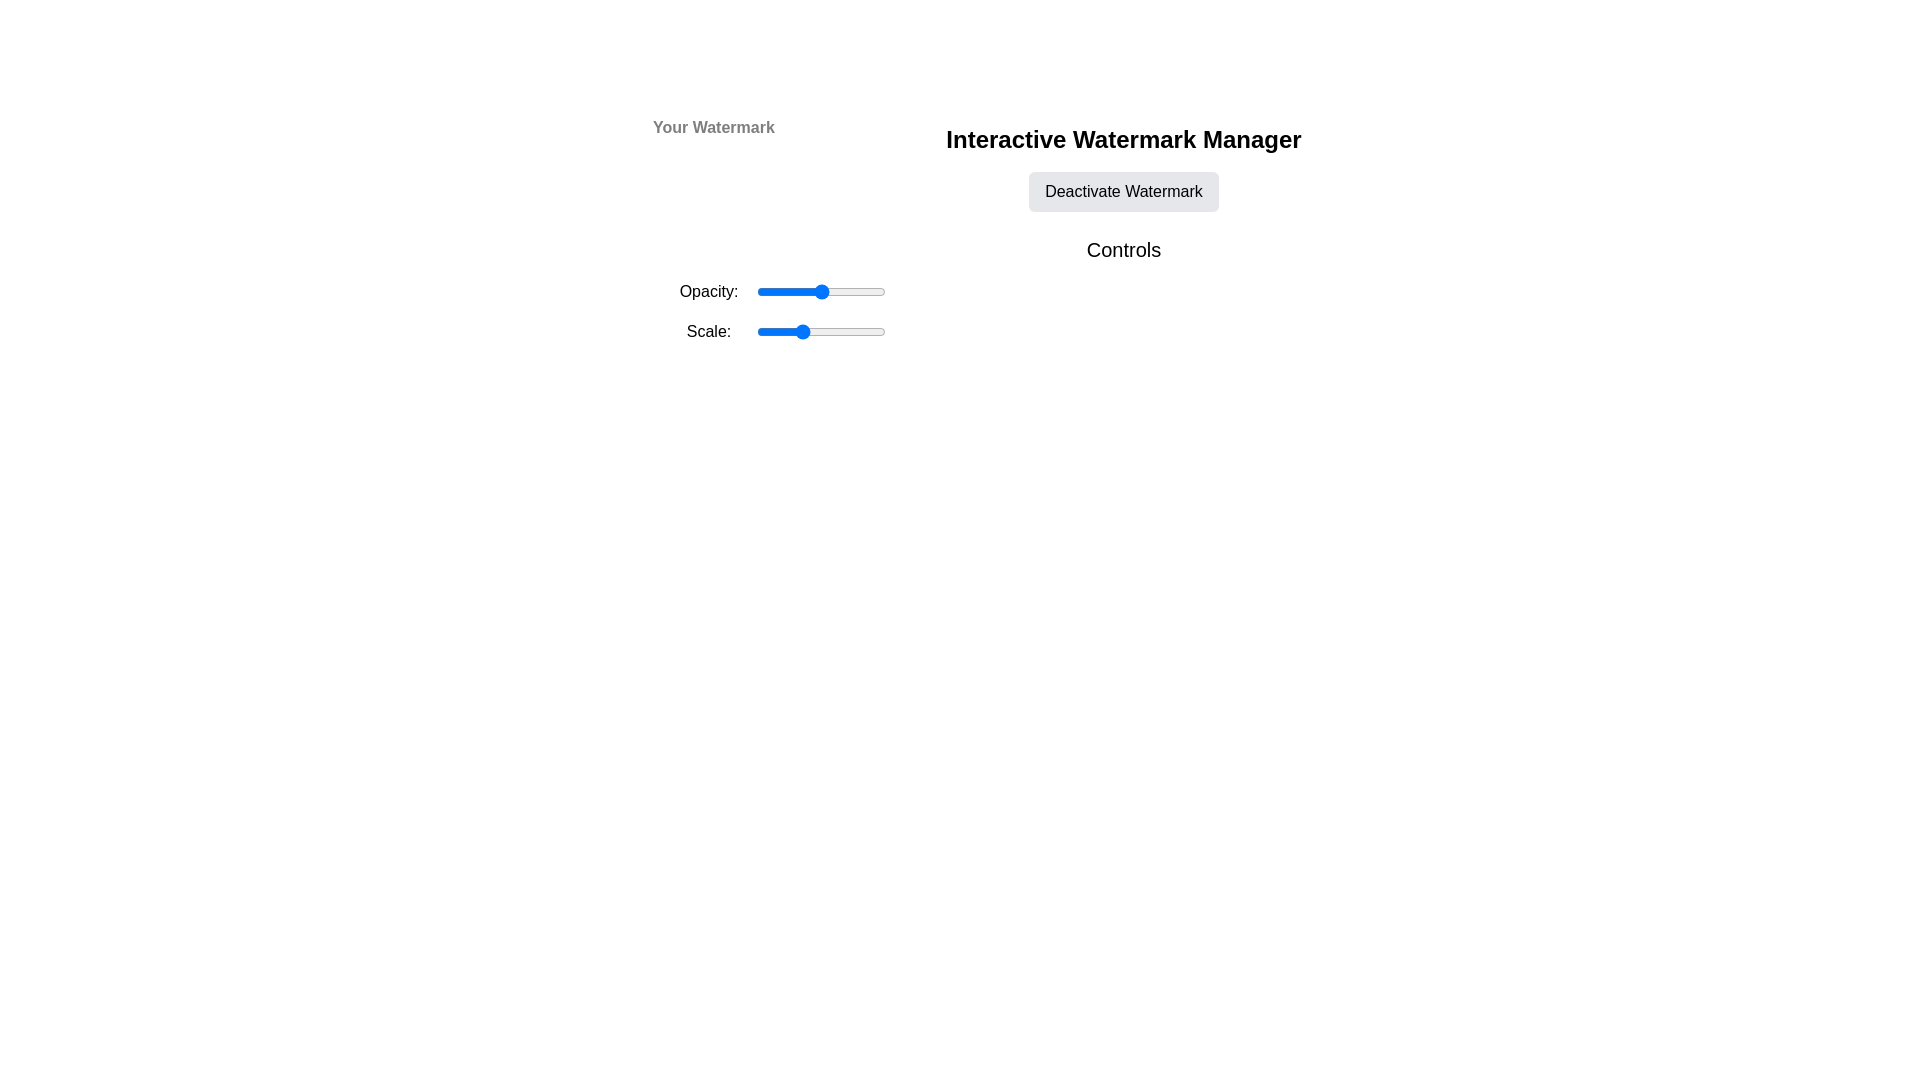 The width and height of the screenshot is (1920, 1080). Describe the element at coordinates (756, 292) in the screenshot. I see `opacity` at that location.